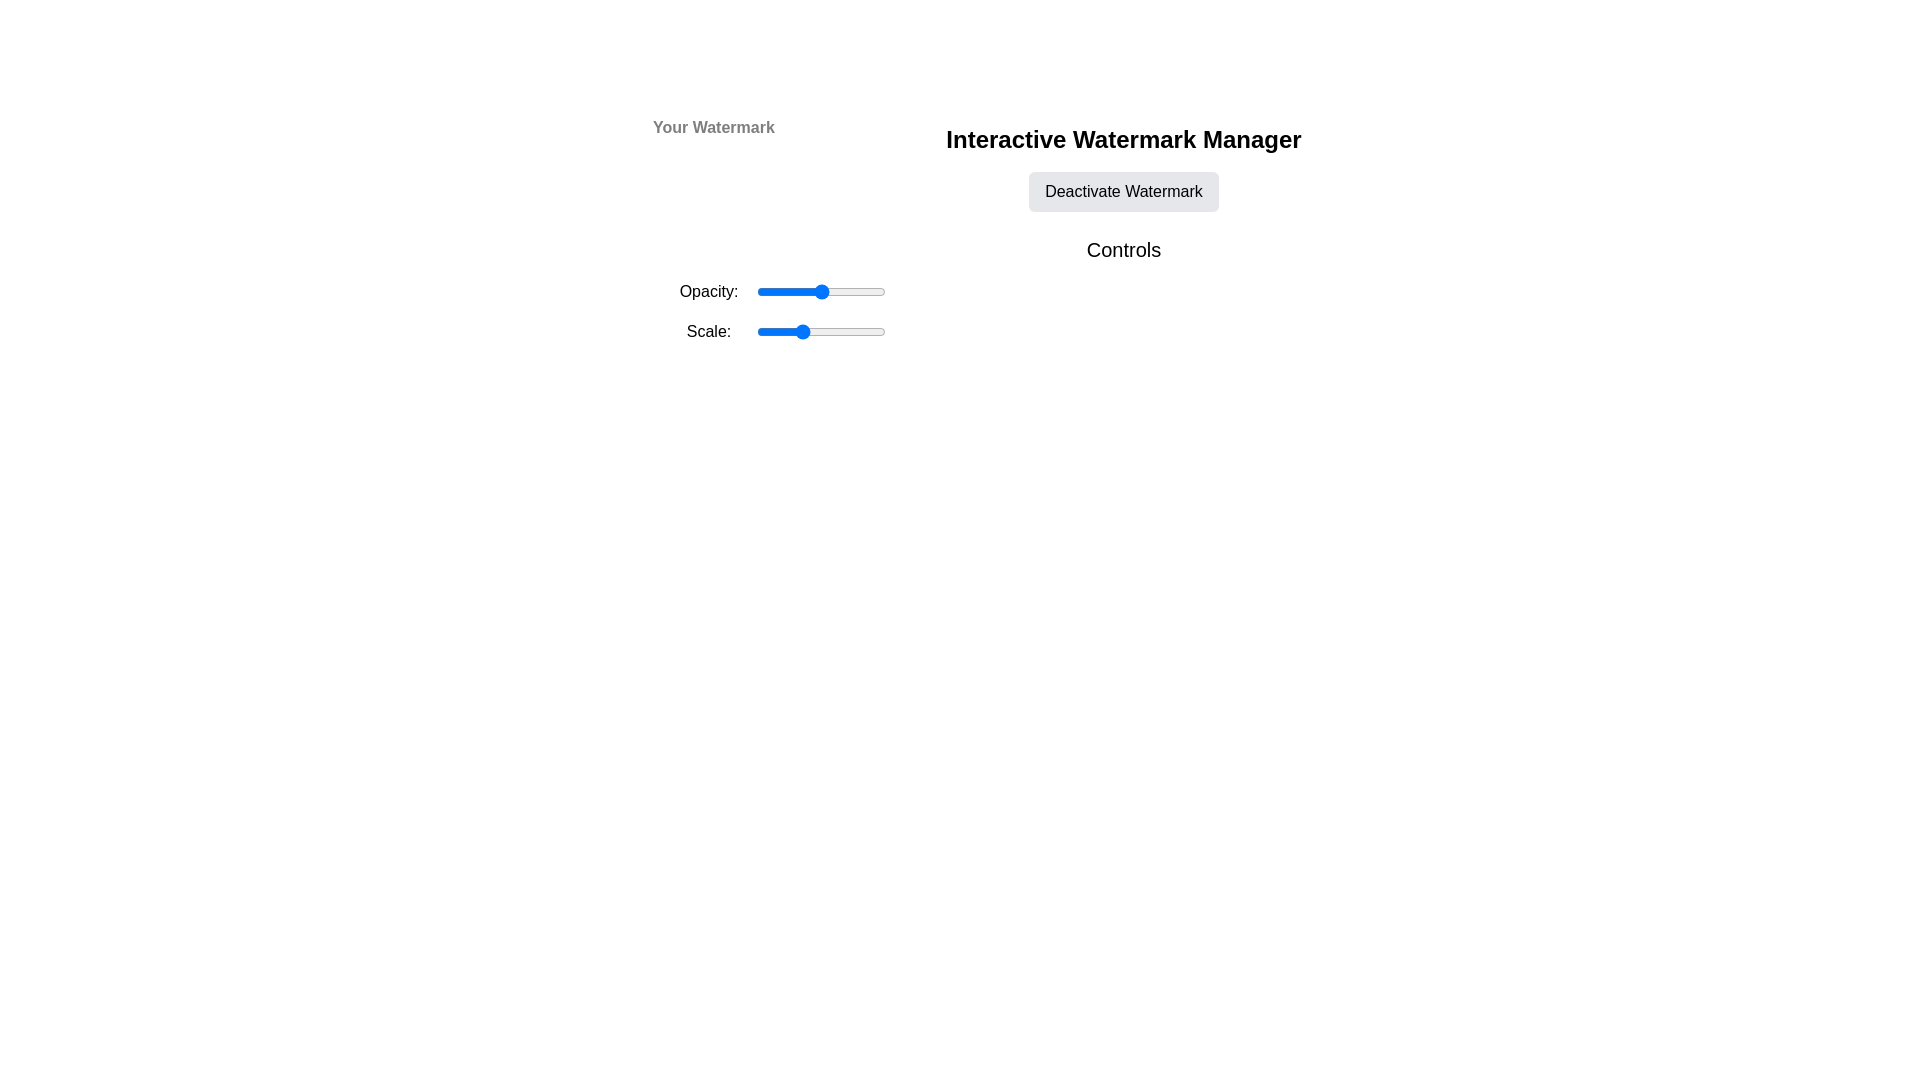 The width and height of the screenshot is (1920, 1080). Describe the element at coordinates (756, 292) in the screenshot. I see `opacity` at that location.